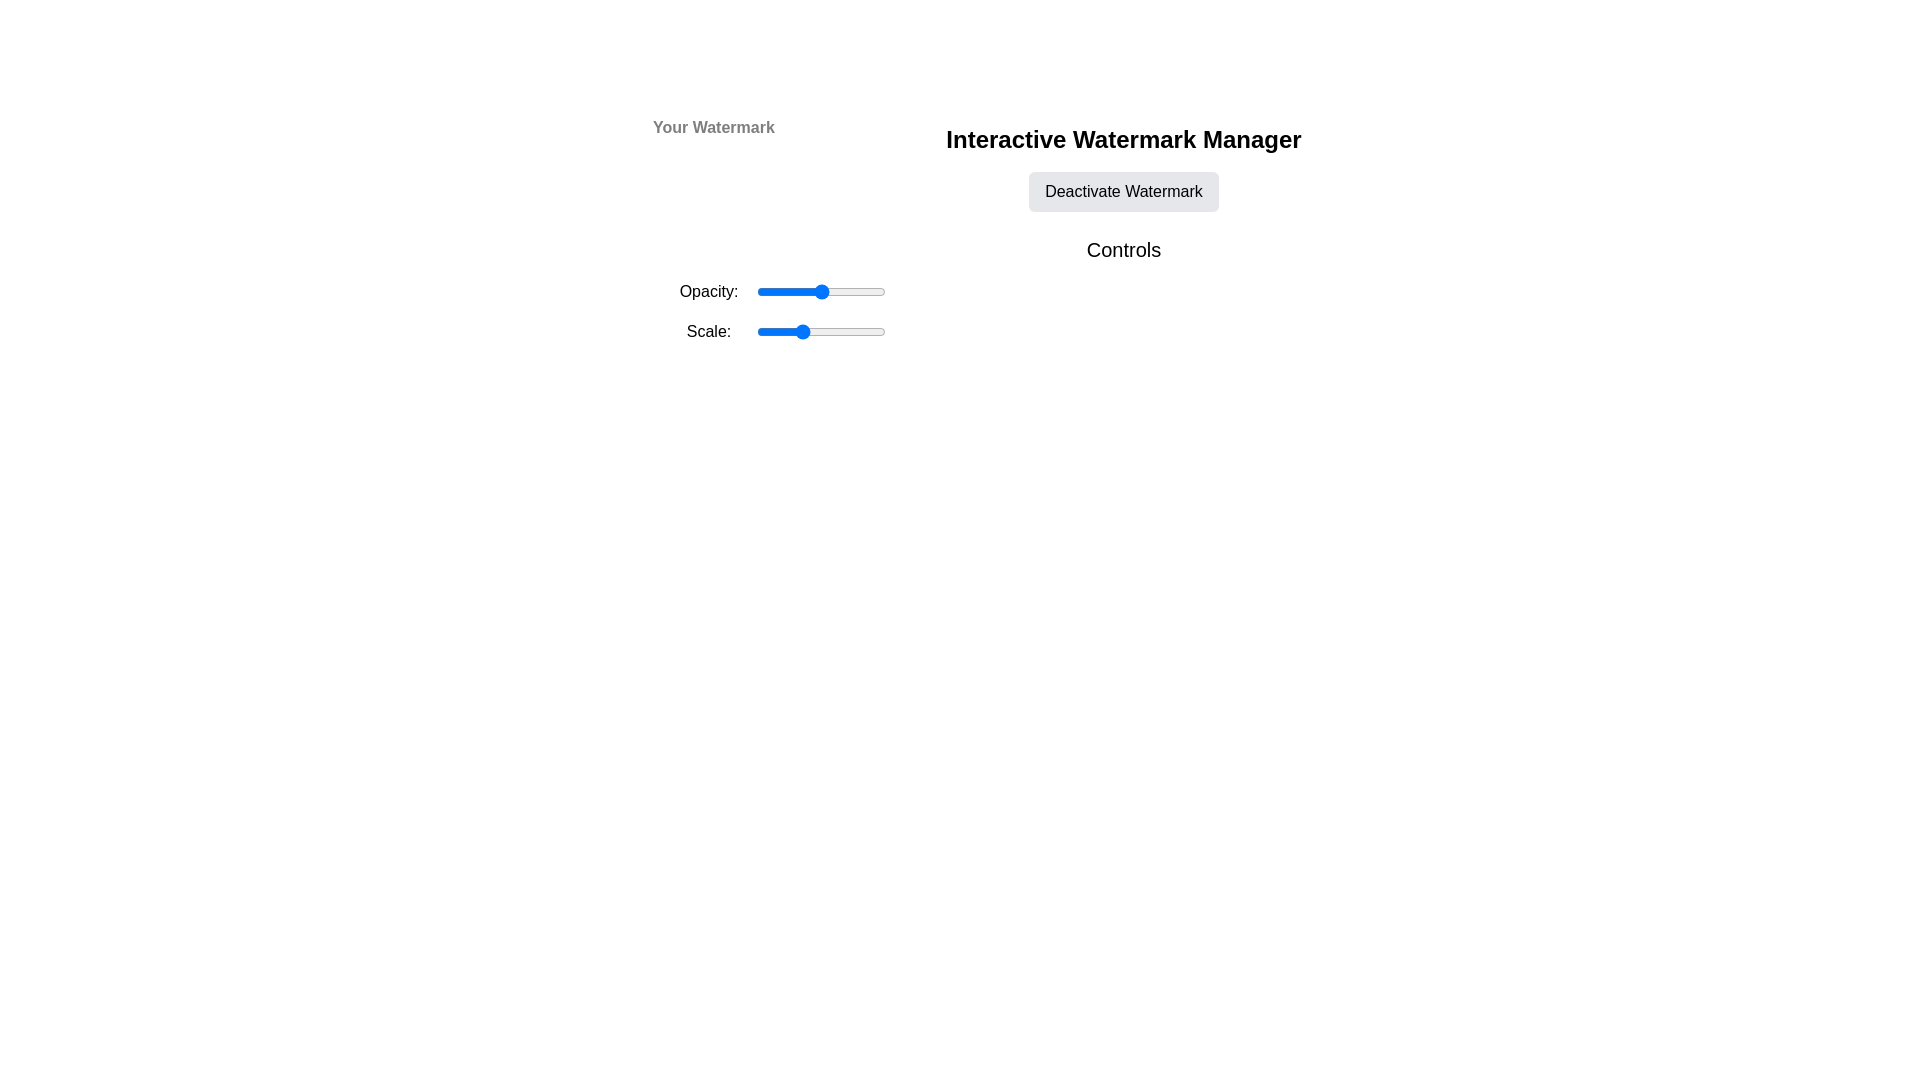 The width and height of the screenshot is (1920, 1080). Describe the element at coordinates (756, 292) in the screenshot. I see `opacity` at that location.